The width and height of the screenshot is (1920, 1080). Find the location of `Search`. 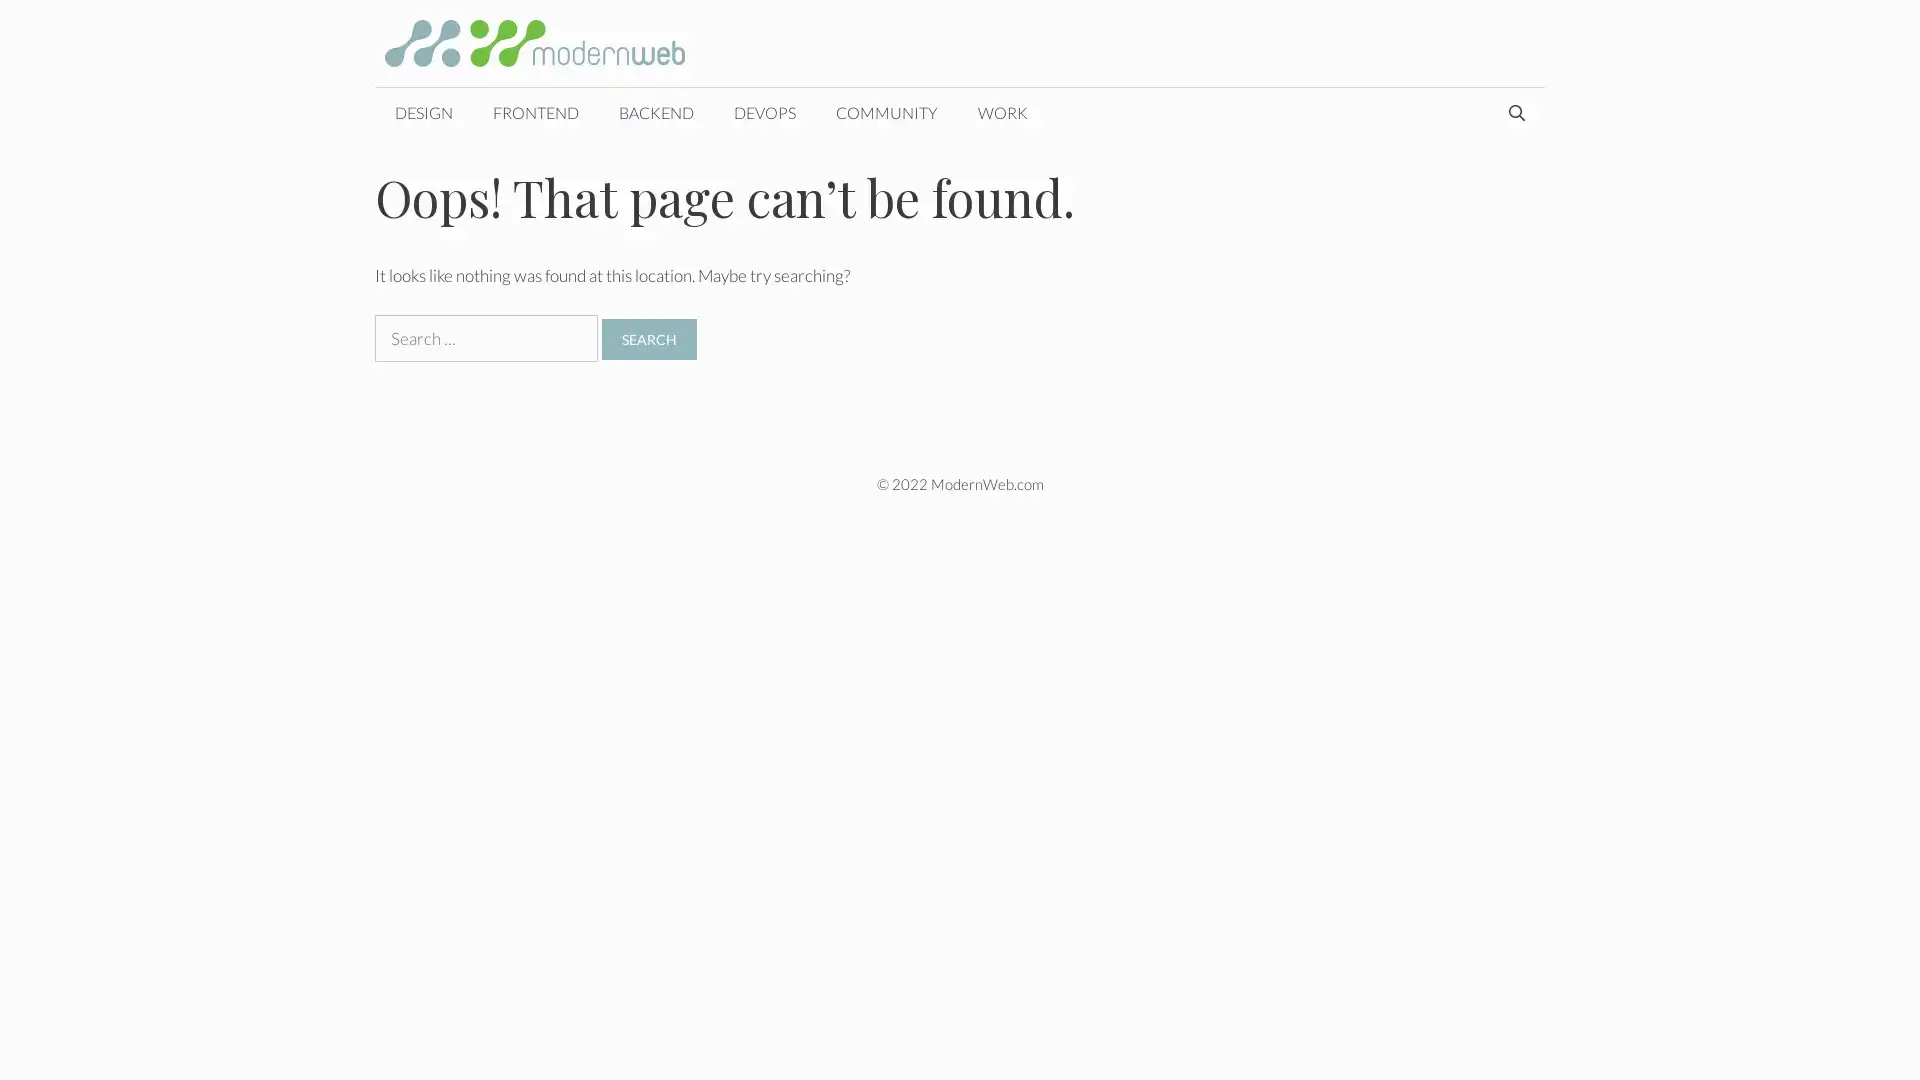

Search is located at coordinates (649, 337).